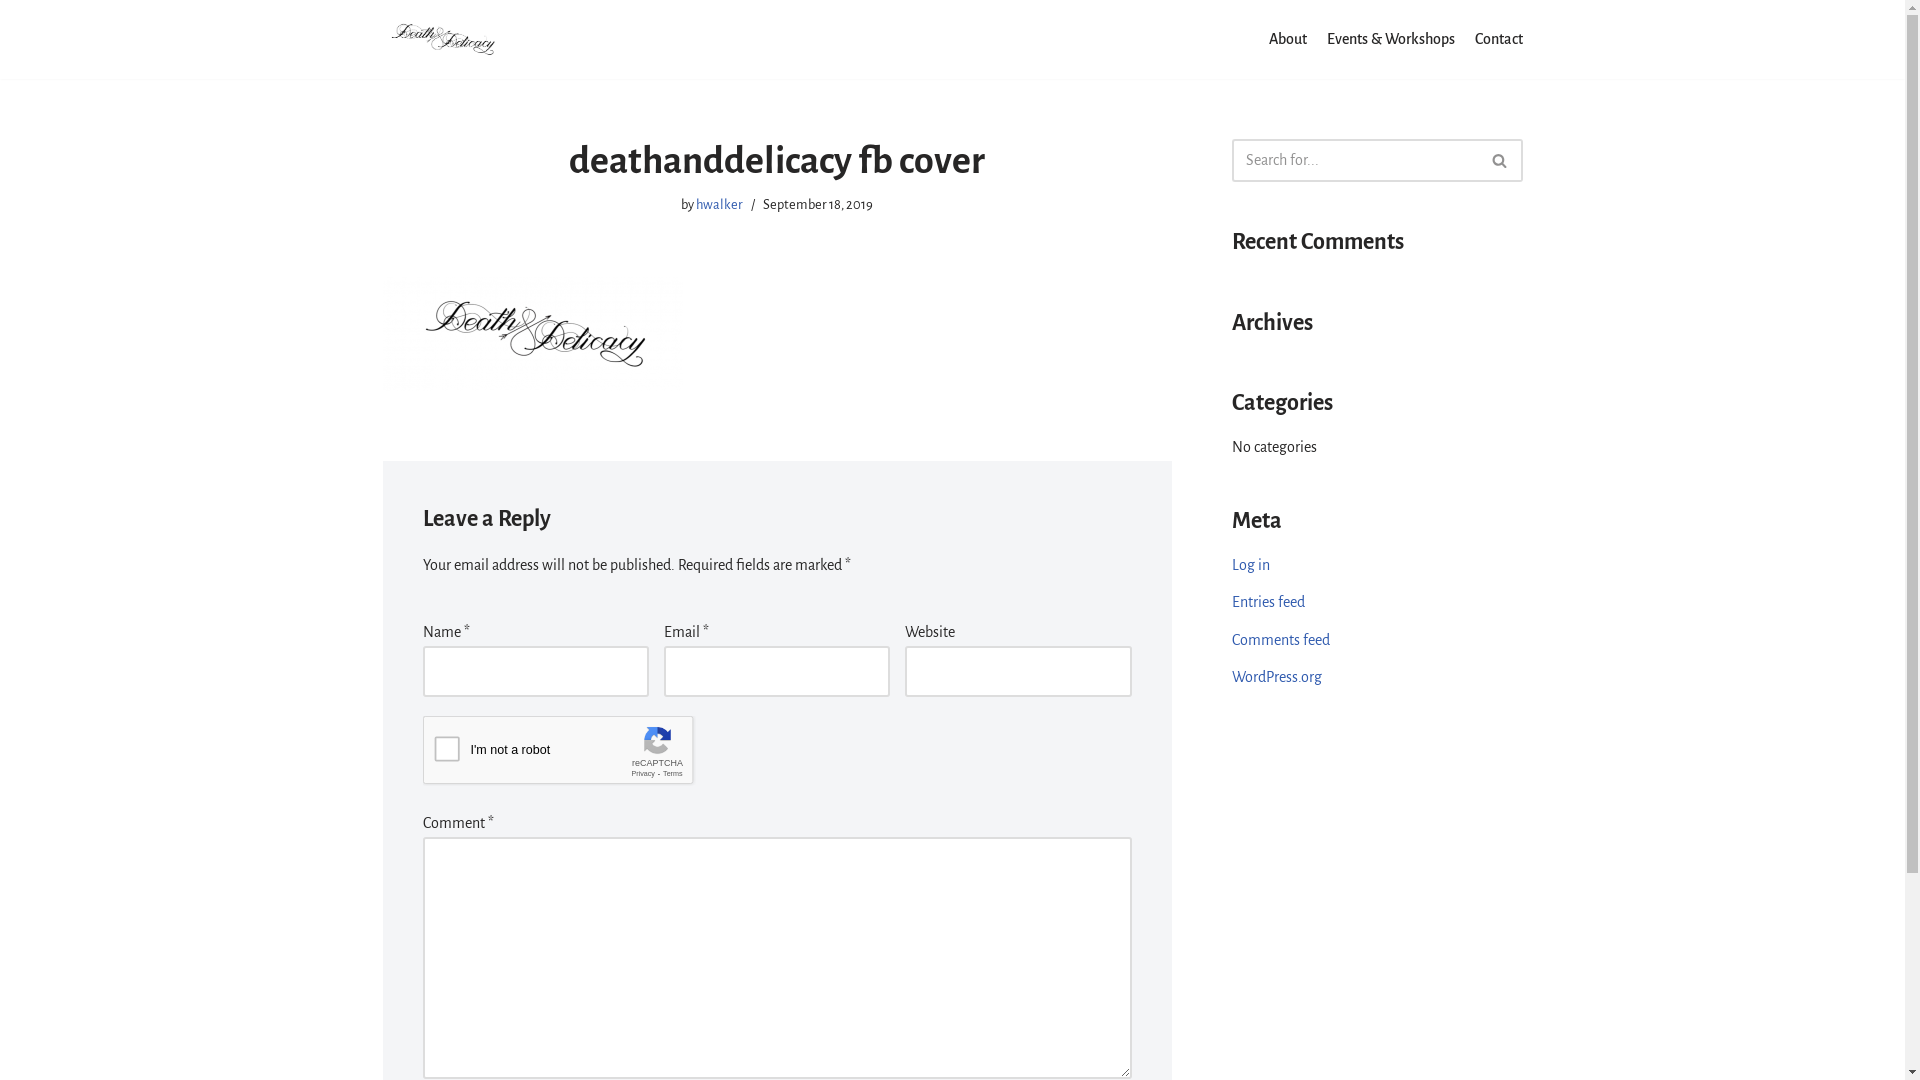  I want to click on 'reCAPTCHA', so click(573, 755).